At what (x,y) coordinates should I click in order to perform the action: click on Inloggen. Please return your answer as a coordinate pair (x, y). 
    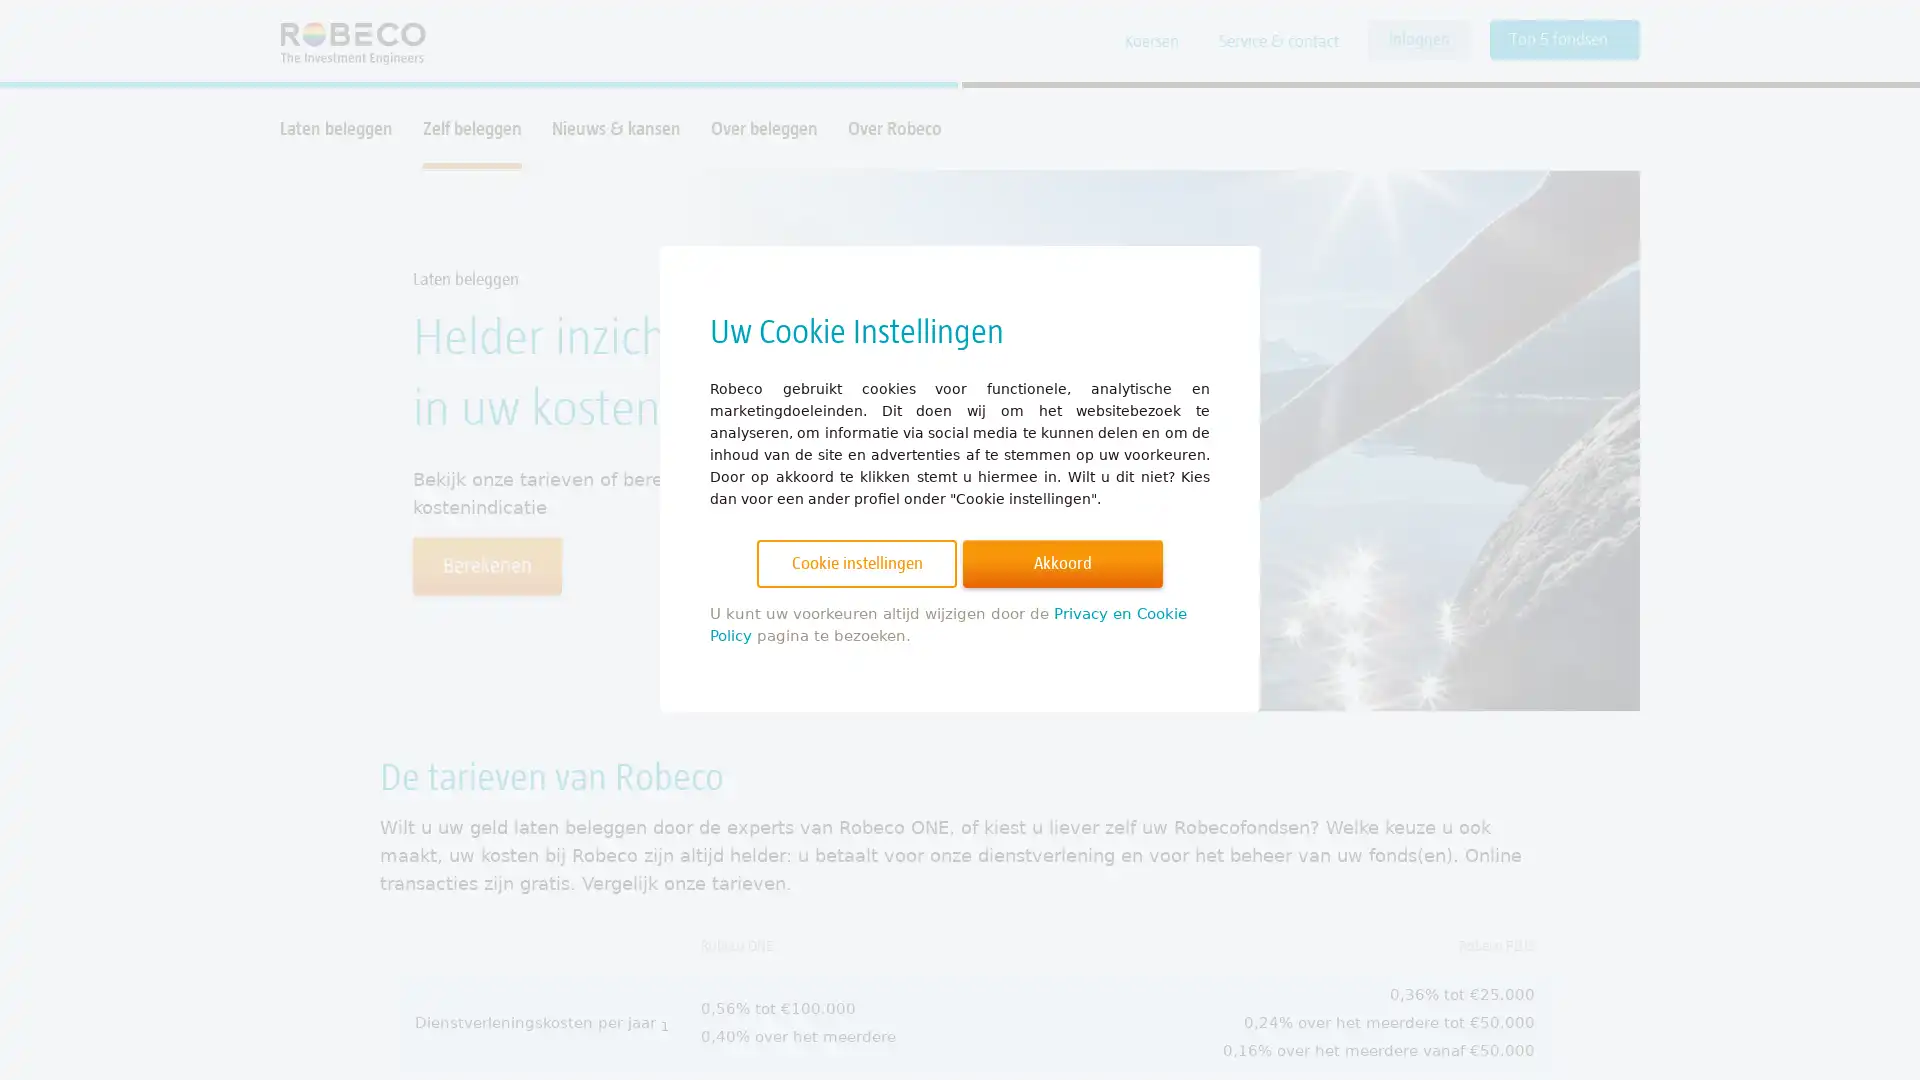
    Looking at the image, I should click on (1418, 39).